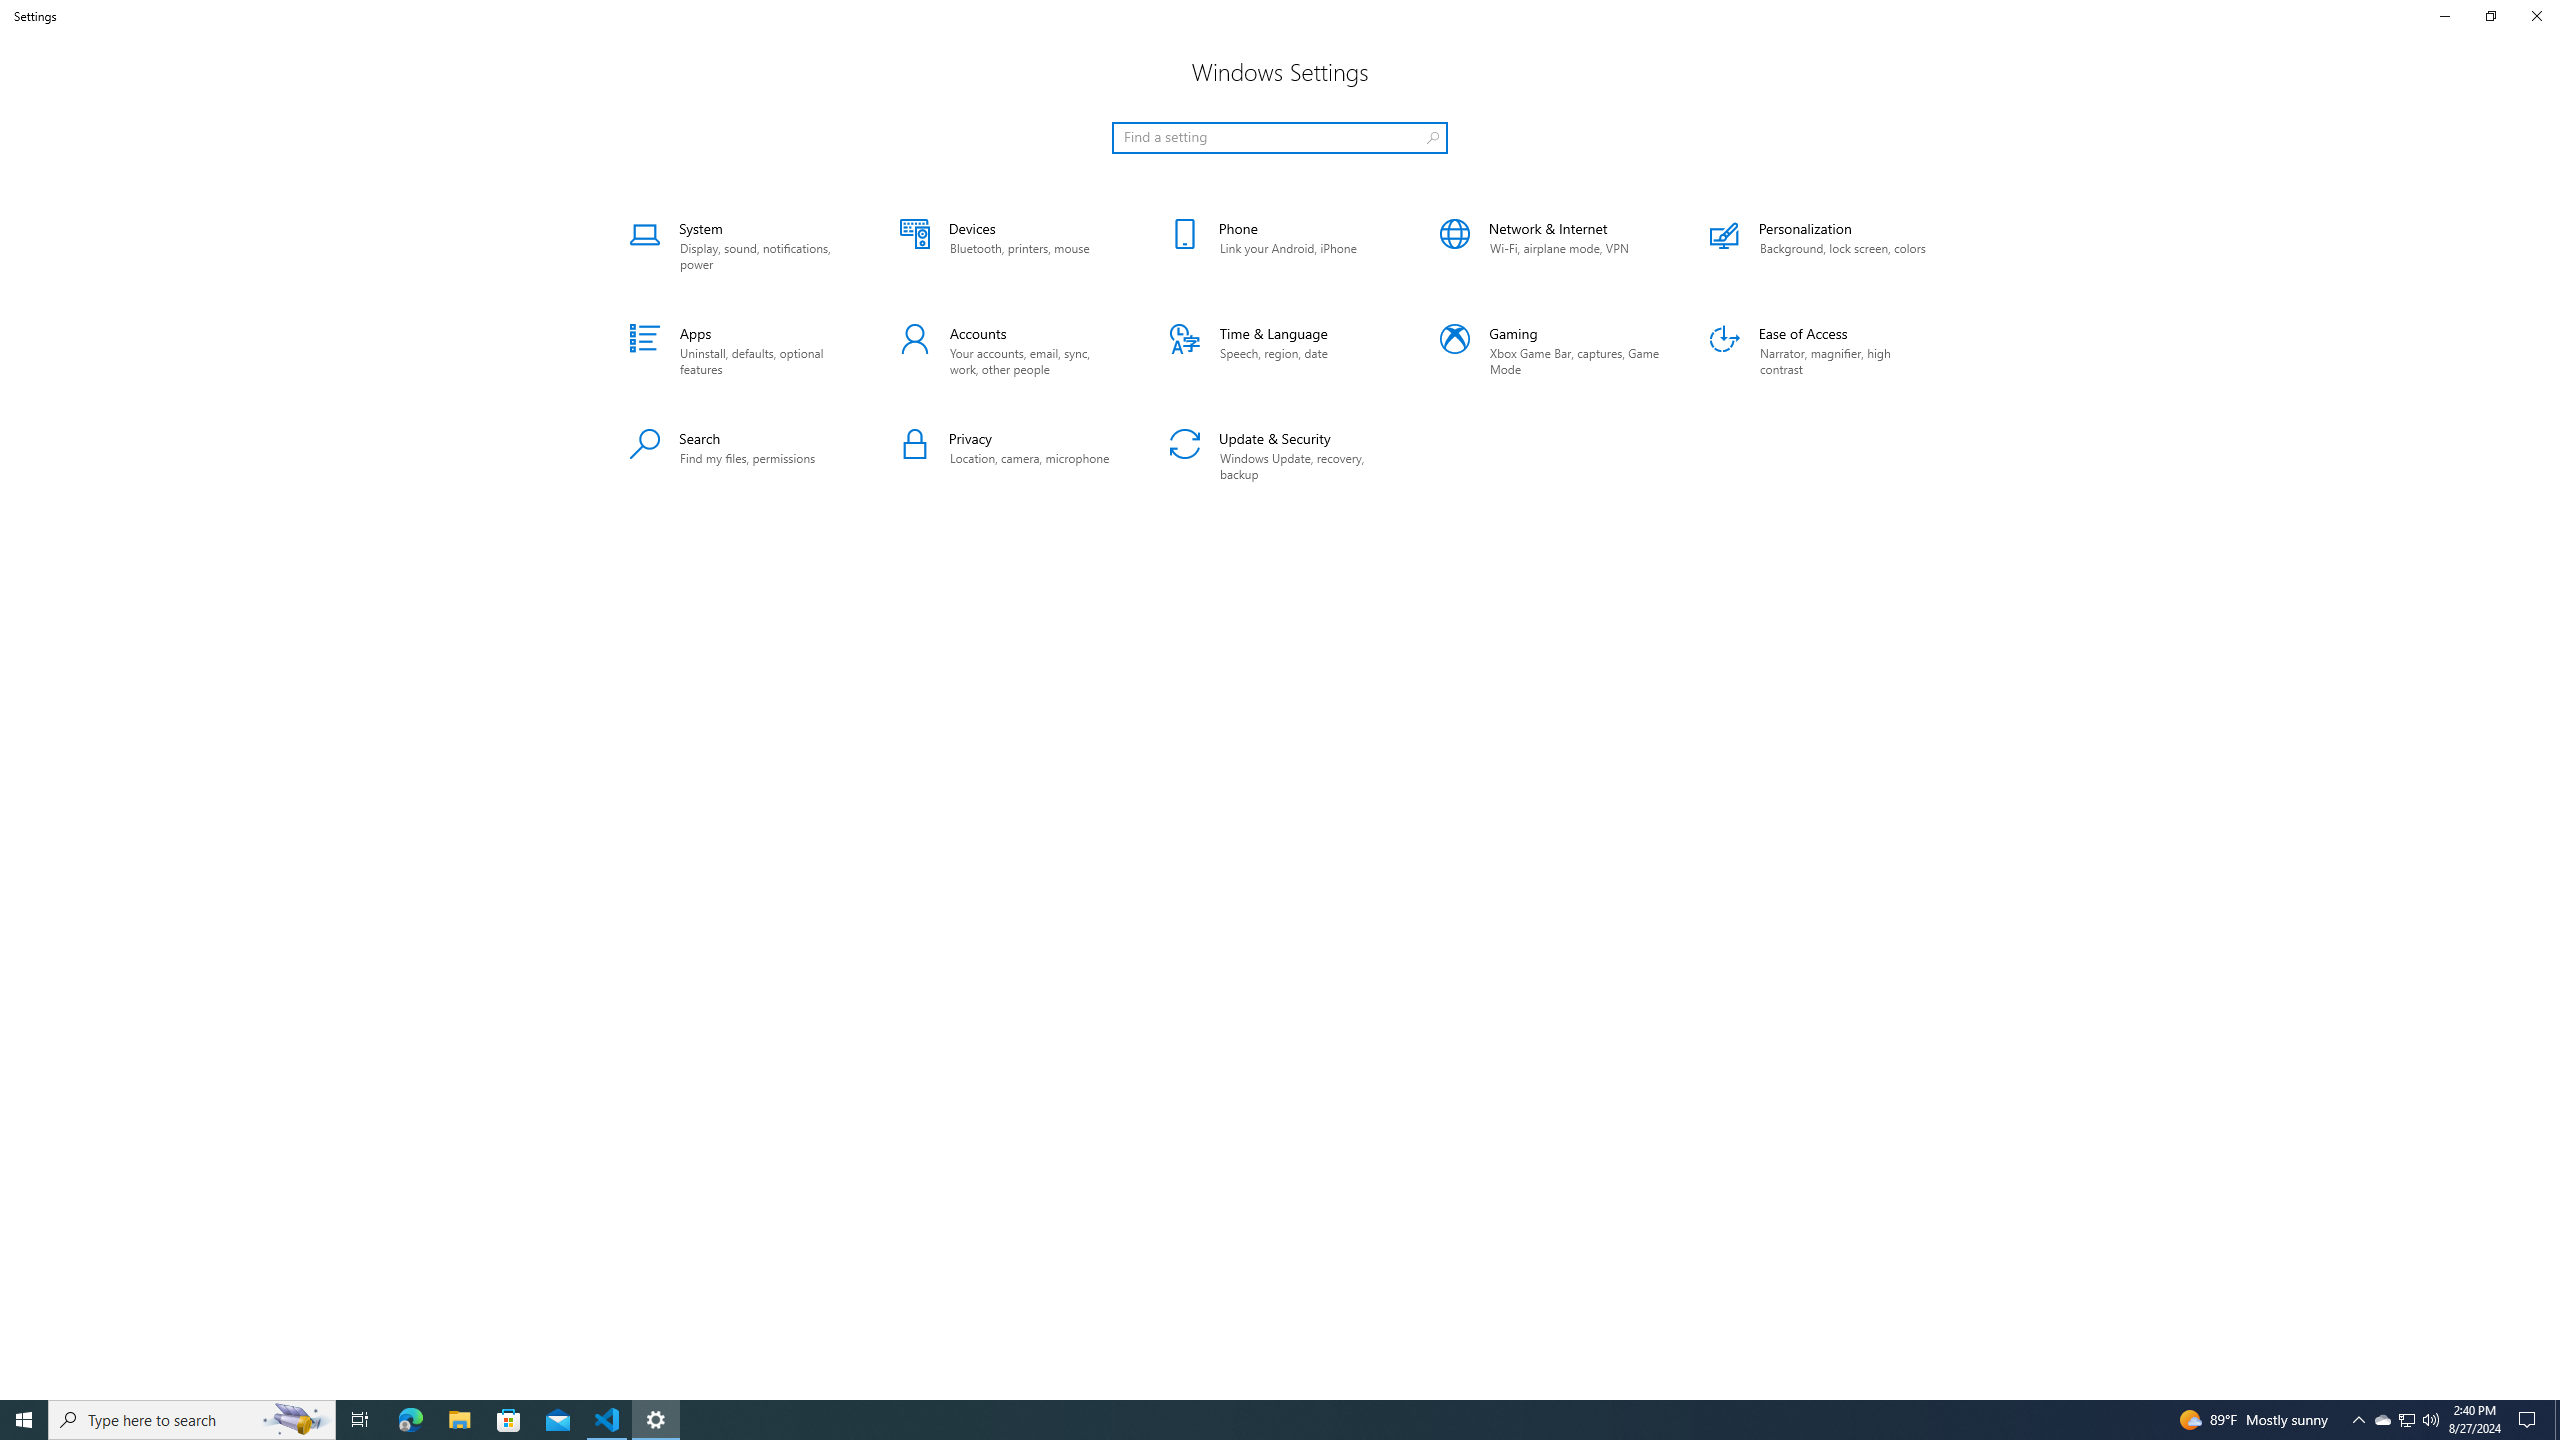 This screenshot has height=1440, width=2560. Describe the element at coordinates (1280, 137) in the screenshot. I see `'Search box, Find a setting'` at that location.